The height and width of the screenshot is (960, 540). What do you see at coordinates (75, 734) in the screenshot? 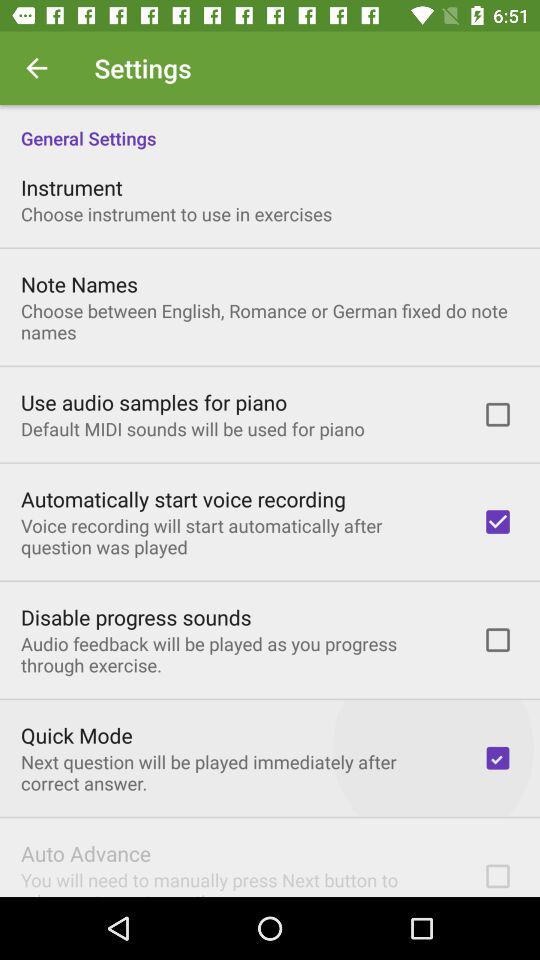
I see `the quick mode item` at bounding box center [75, 734].